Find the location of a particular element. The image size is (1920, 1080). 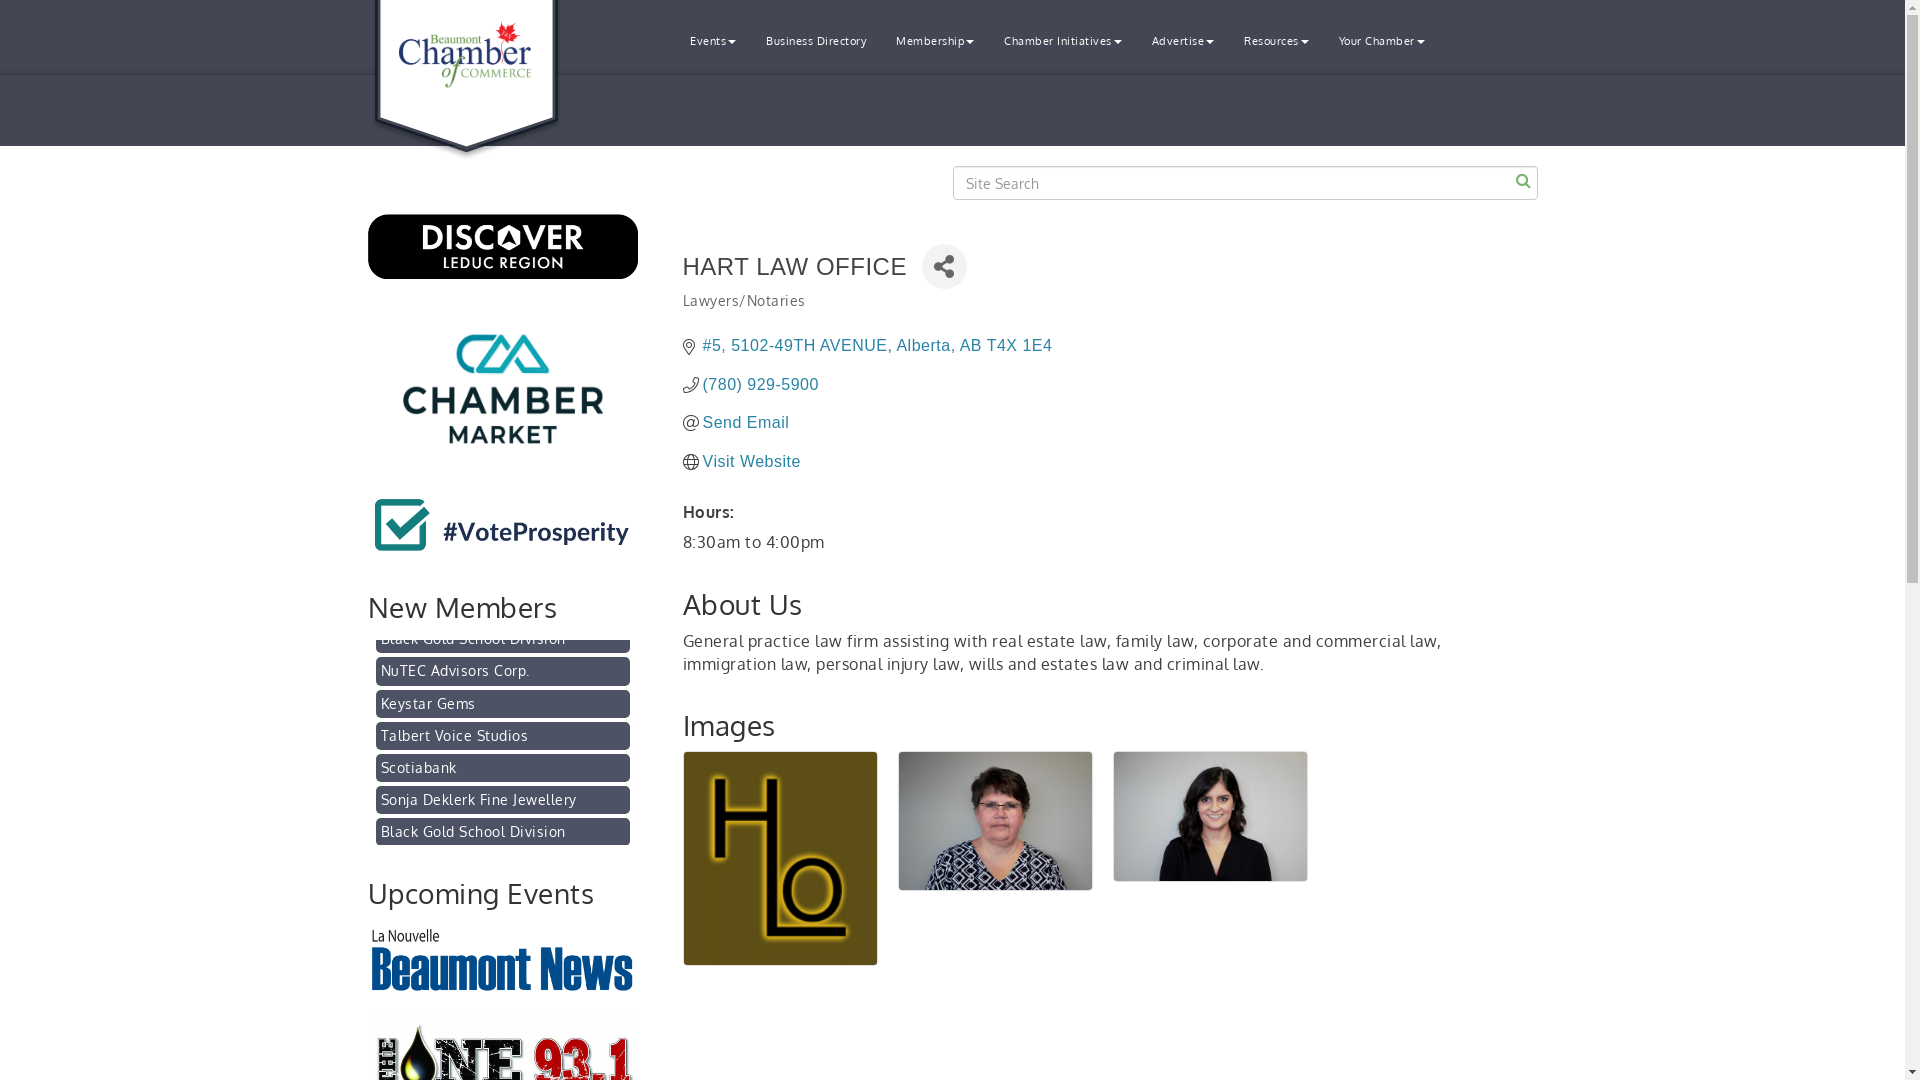

'Your Chamber' is located at coordinates (1324, 41).